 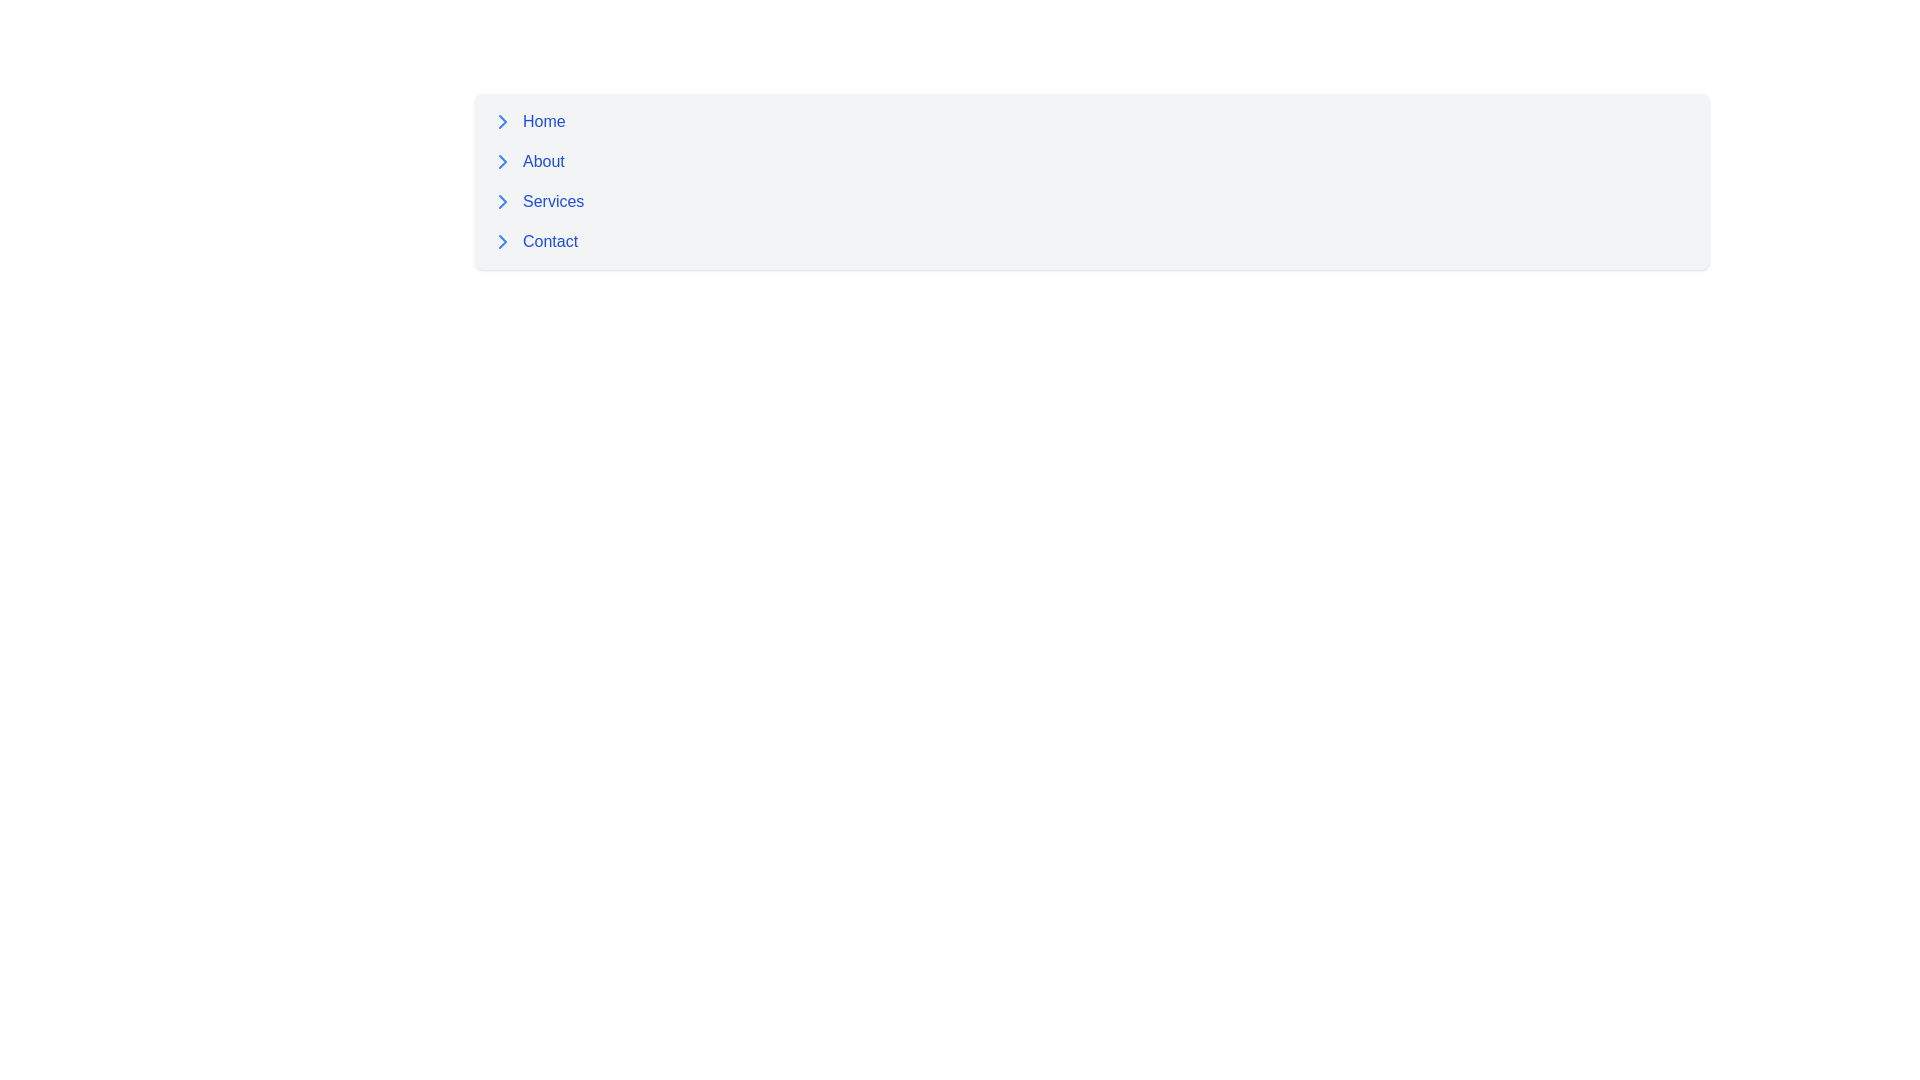 What do you see at coordinates (550, 241) in the screenshot?
I see `the 'Contact' hyperlink, which is the fourth item in a vertically arranged list of navigation links` at bounding box center [550, 241].